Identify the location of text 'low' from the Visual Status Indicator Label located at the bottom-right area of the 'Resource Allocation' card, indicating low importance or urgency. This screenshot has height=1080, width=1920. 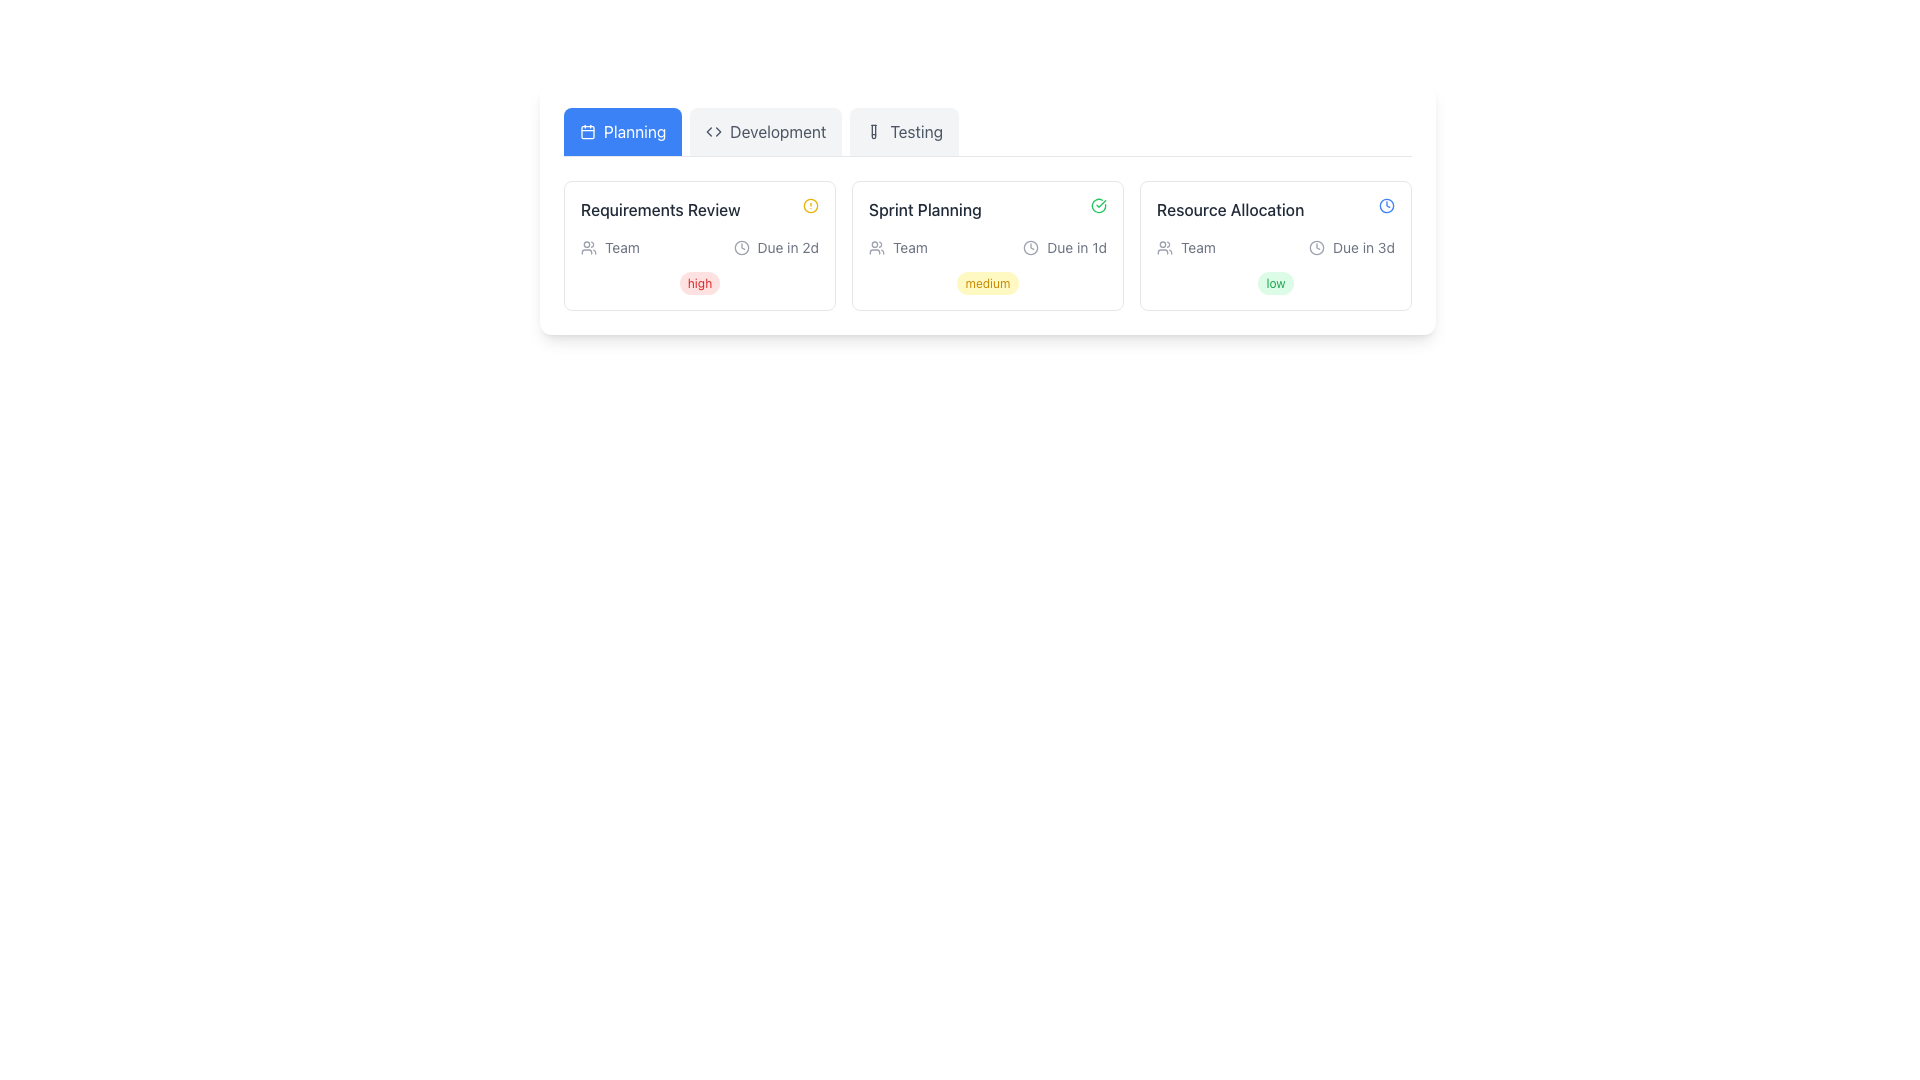
(1275, 283).